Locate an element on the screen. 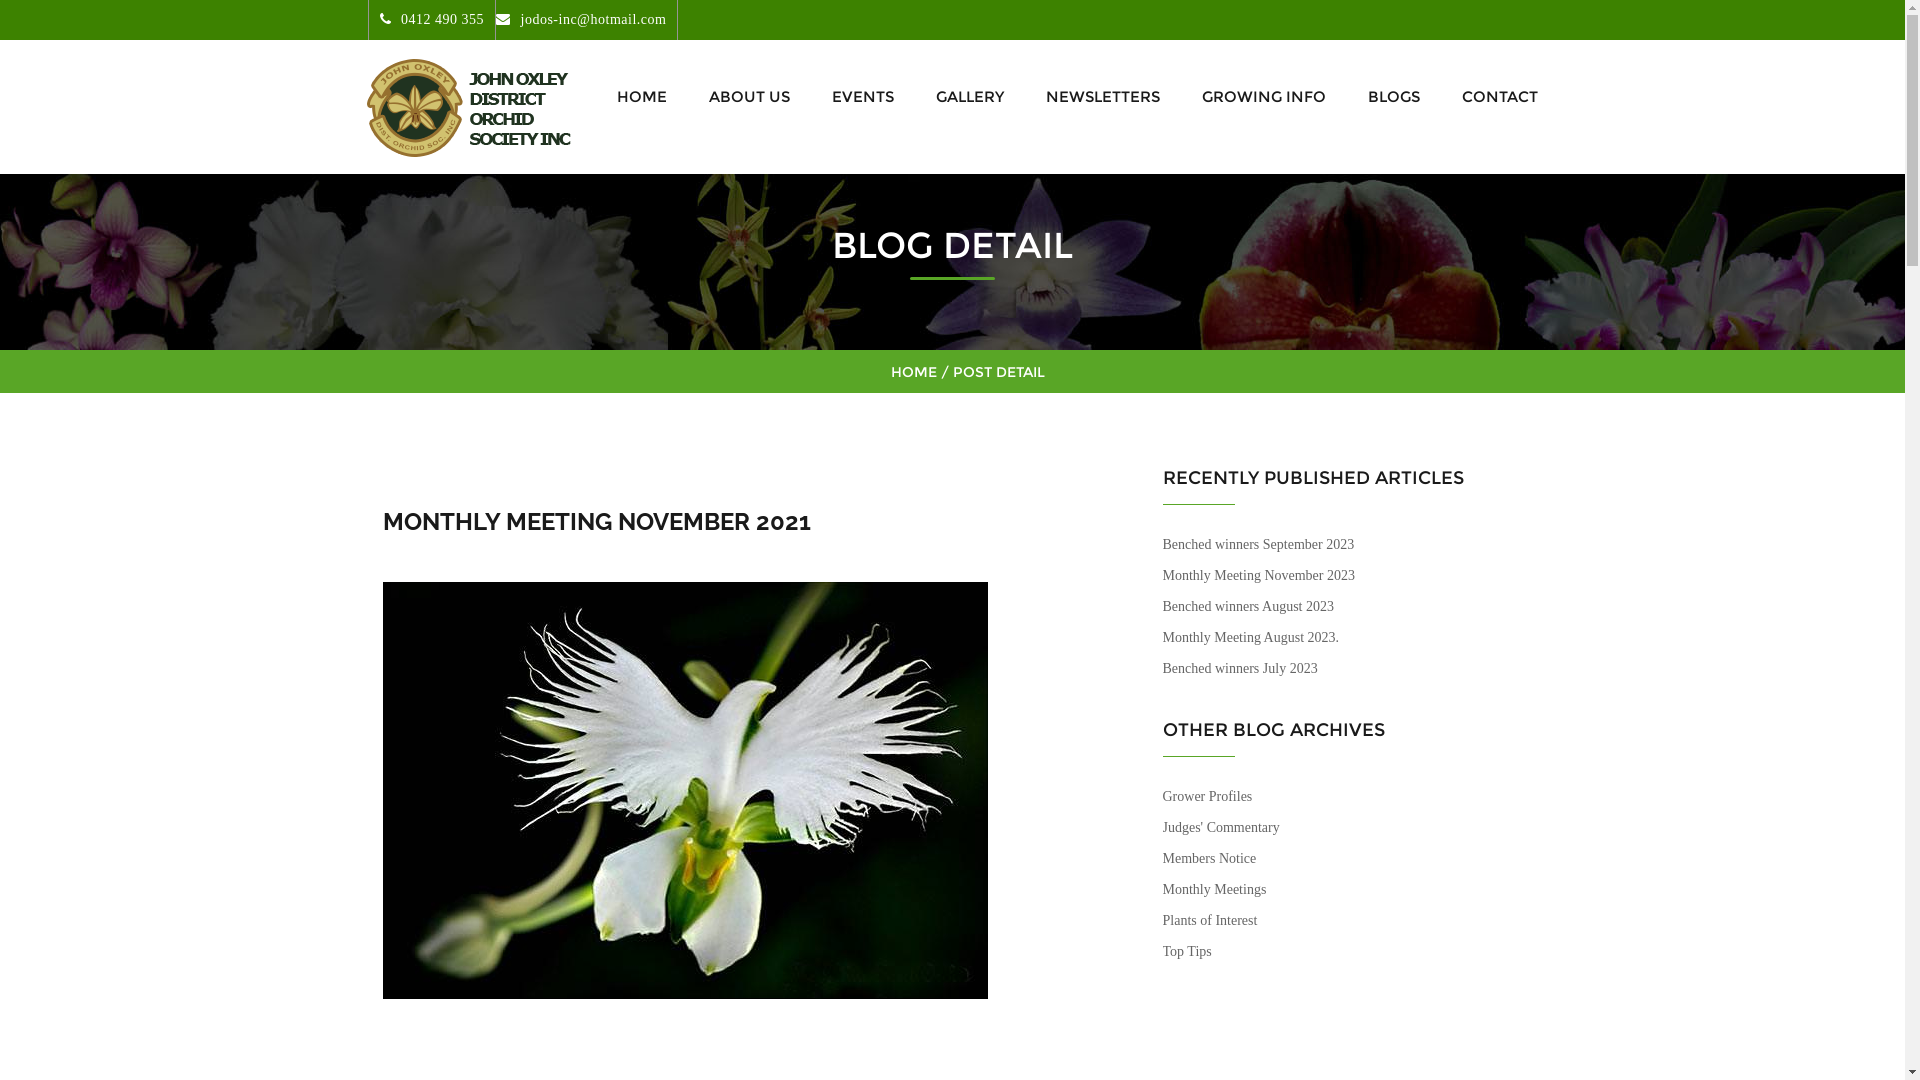 The width and height of the screenshot is (1920, 1080). 'Benched winners August 2023' is located at coordinates (1246, 605).